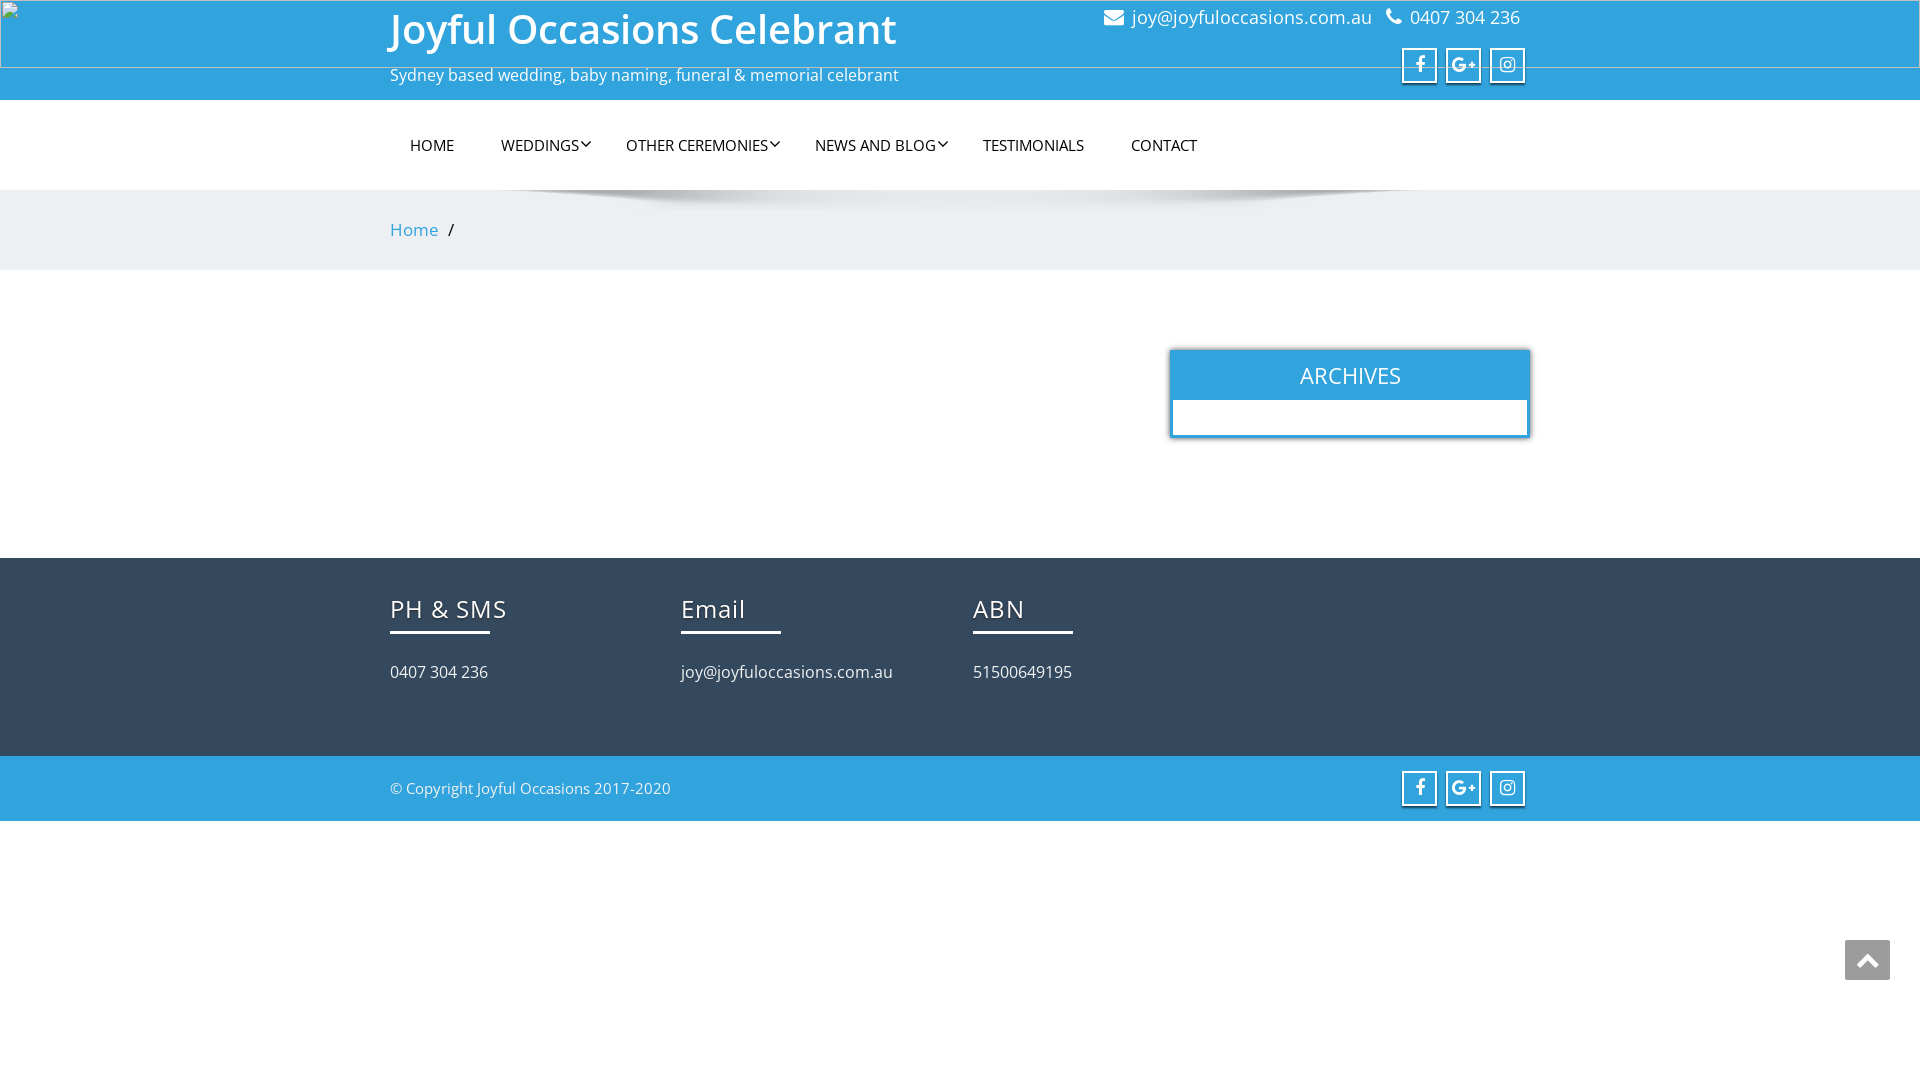  What do you see at coordinates (539, 144) in the screenshot?
I see `'WEDDINGS'` at bounding box center [539, 144].